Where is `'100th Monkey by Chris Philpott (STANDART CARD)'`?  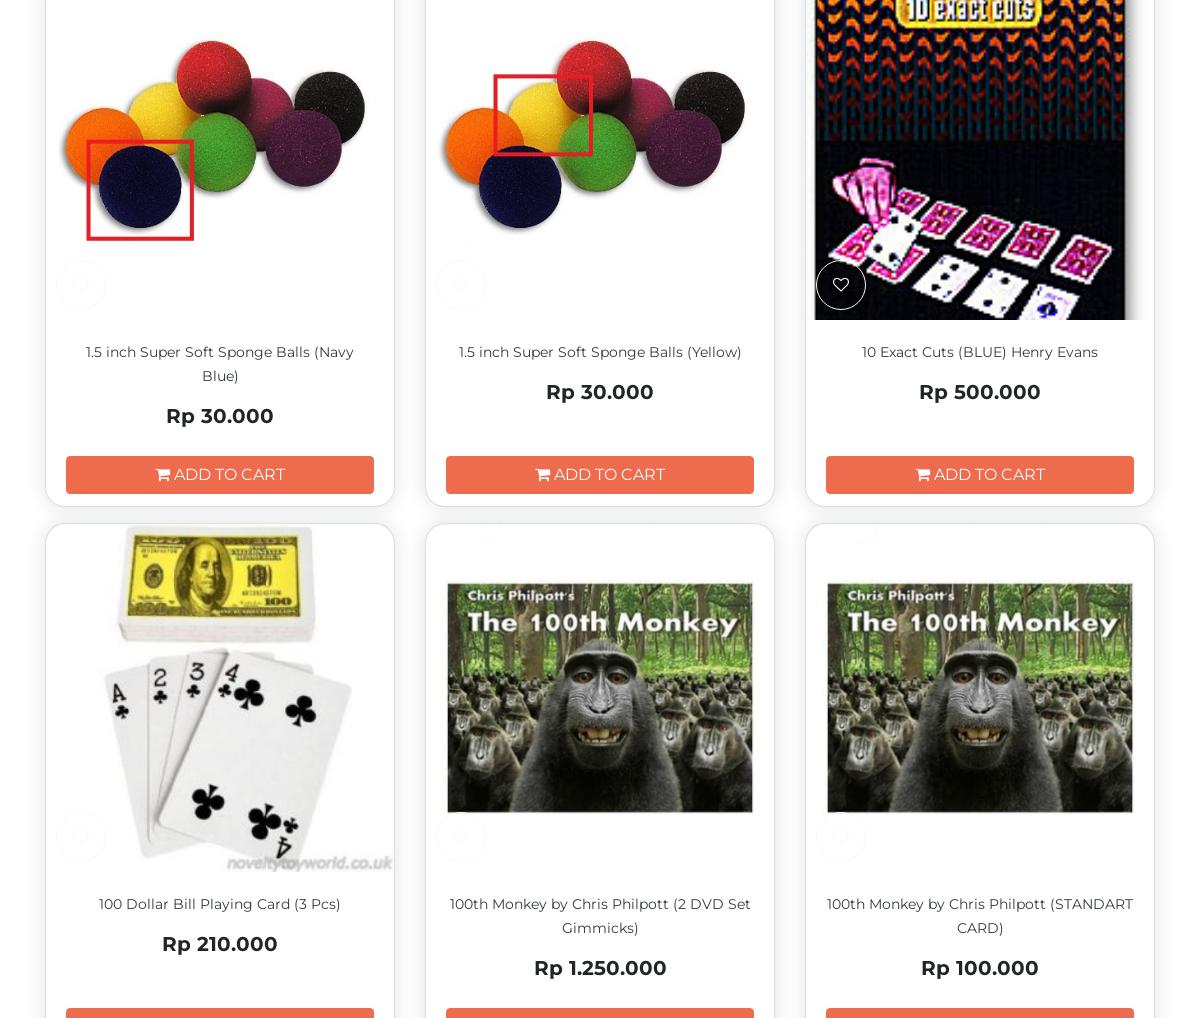
'100th Monkey by Chris Philpott (STANDART CARD)' is located at coordinates (980, 915).